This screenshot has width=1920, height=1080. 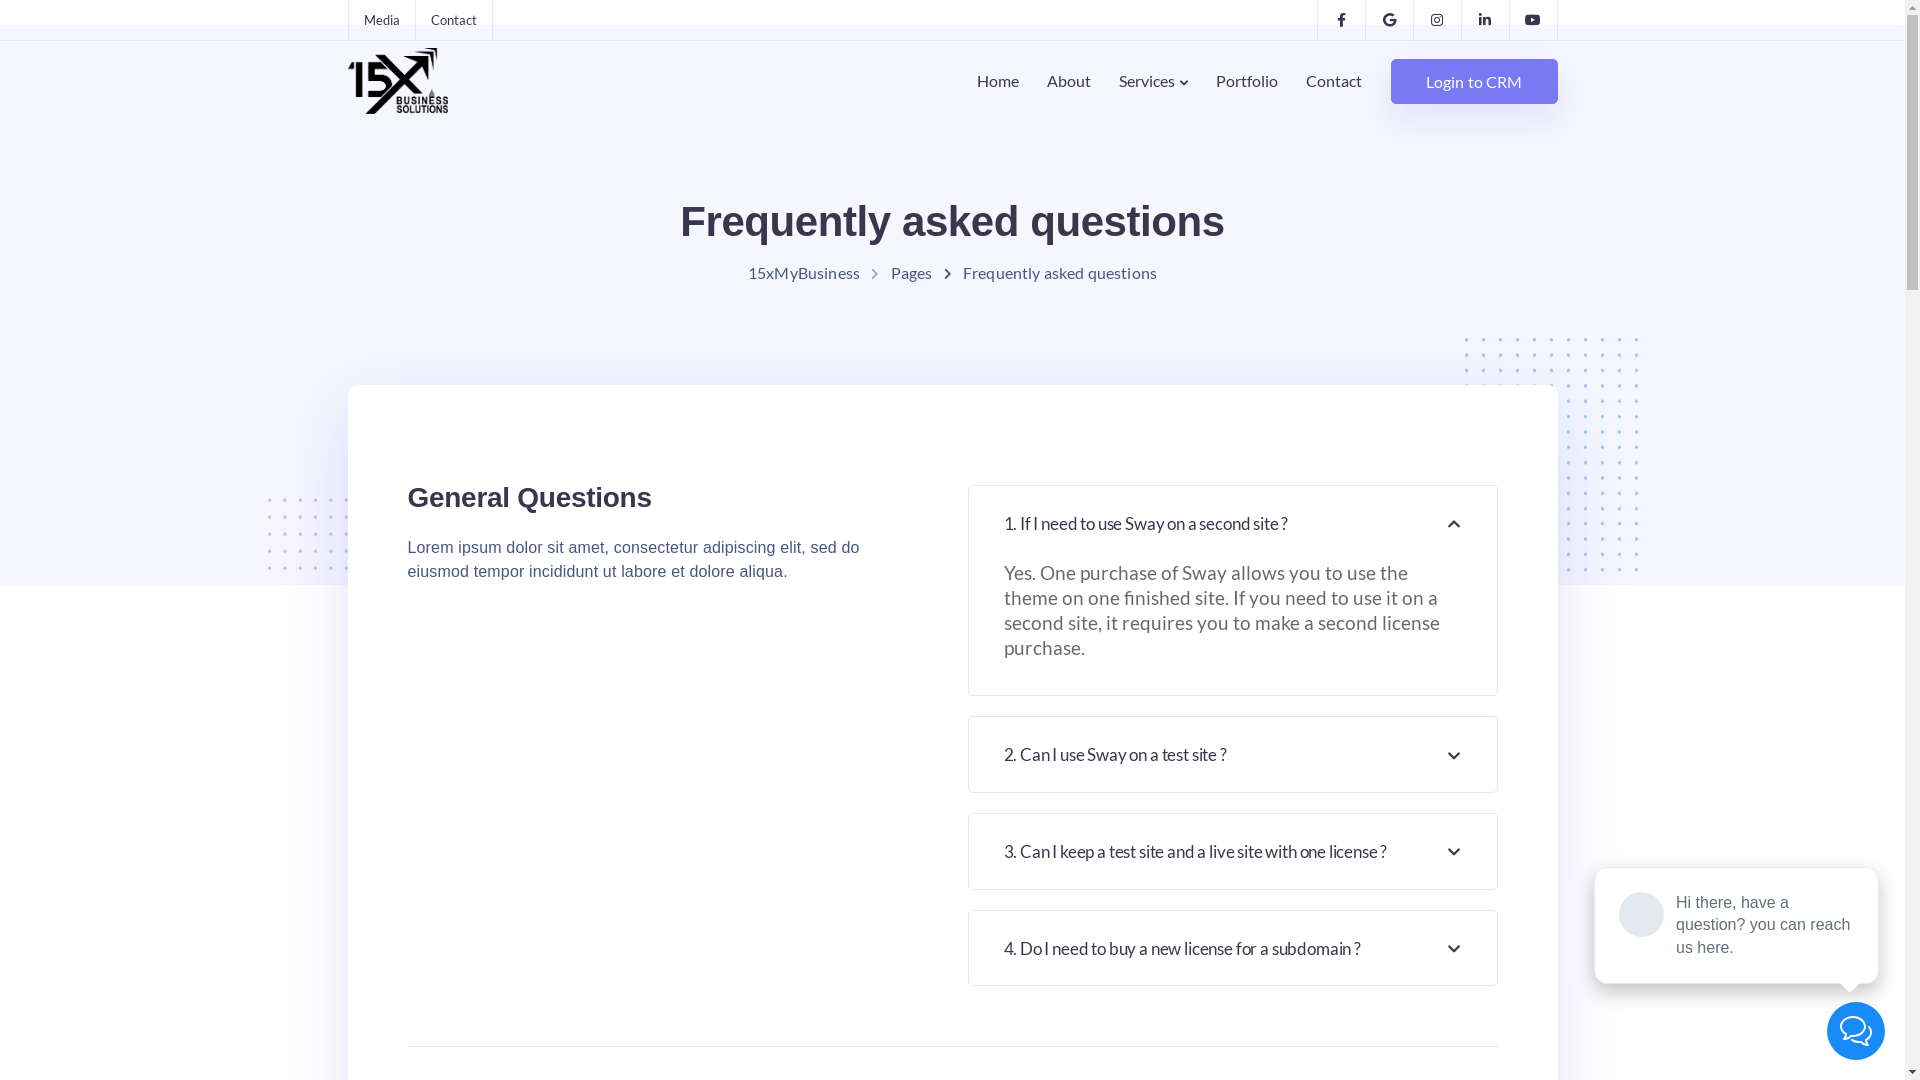 I want to click on 'Pages', so click(x=911, y=272).